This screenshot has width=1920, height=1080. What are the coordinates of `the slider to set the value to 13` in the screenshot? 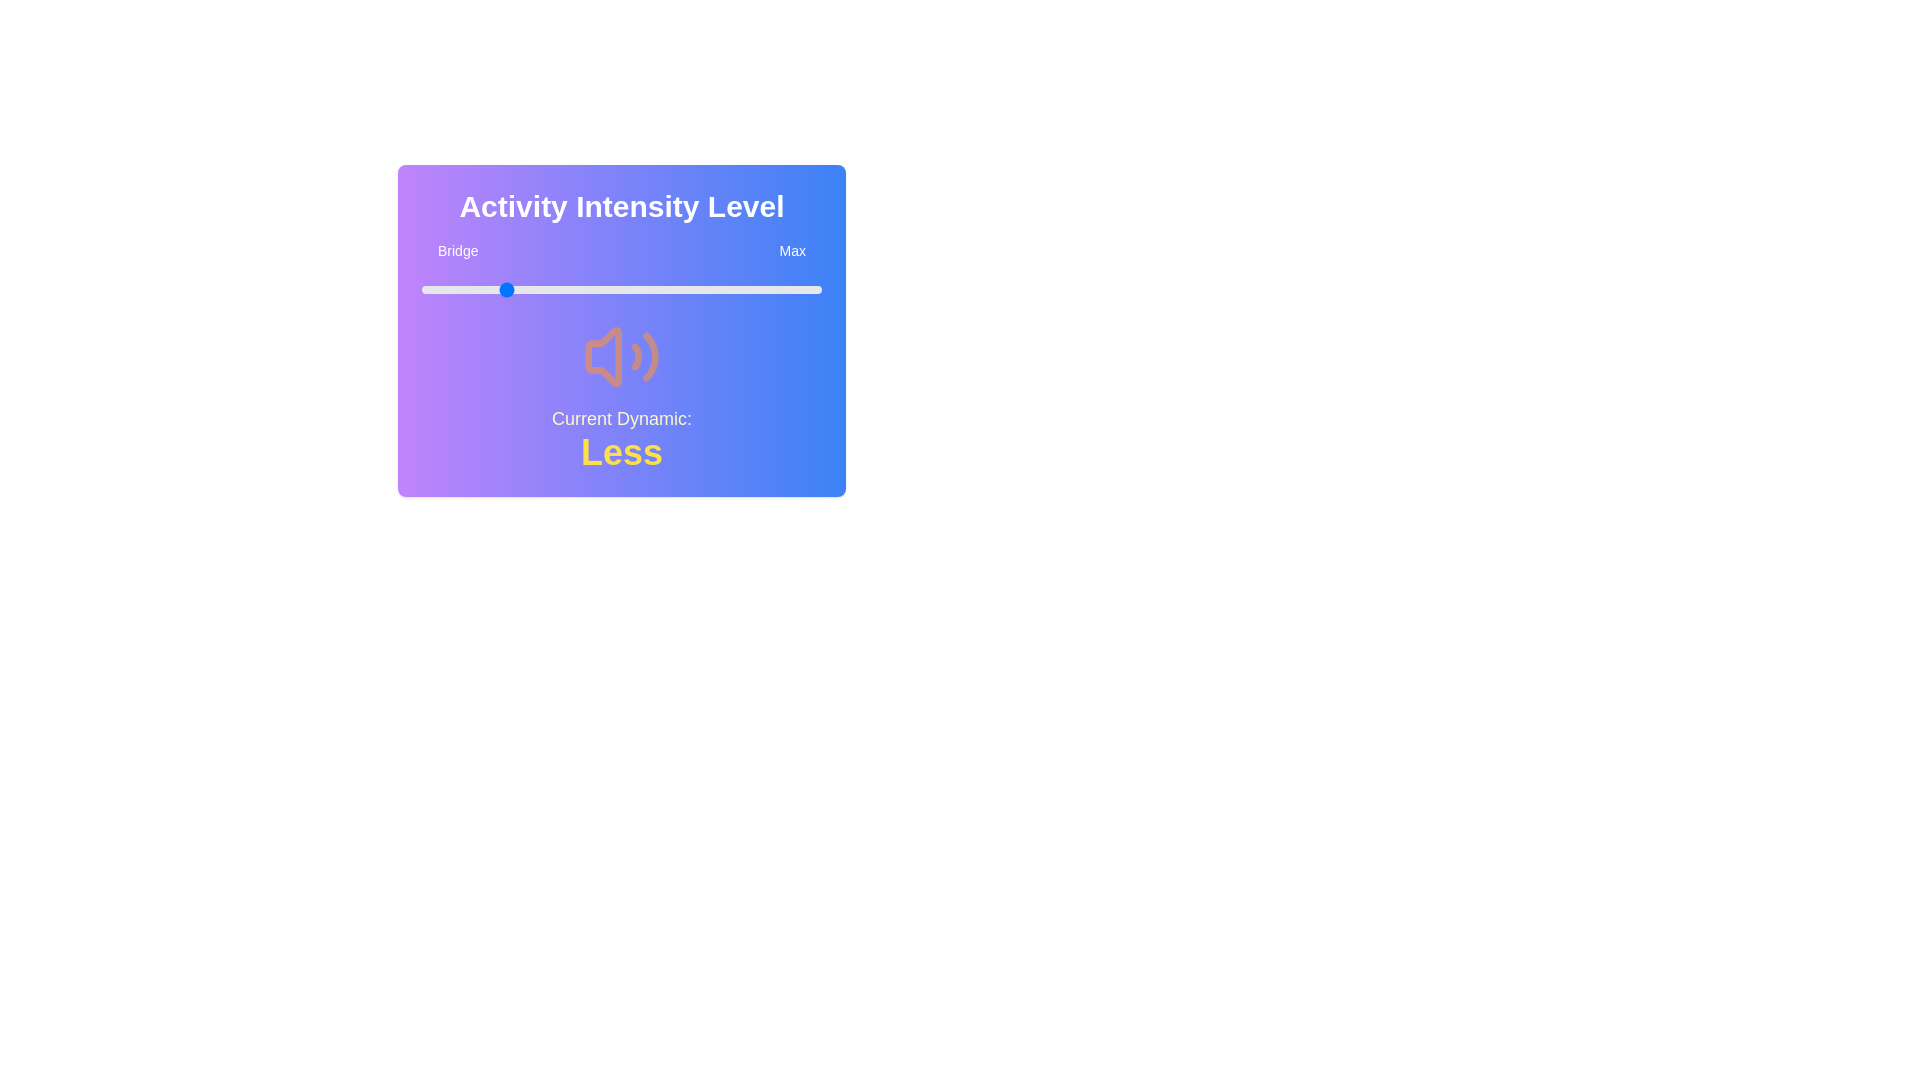 It's located at (473, 289).